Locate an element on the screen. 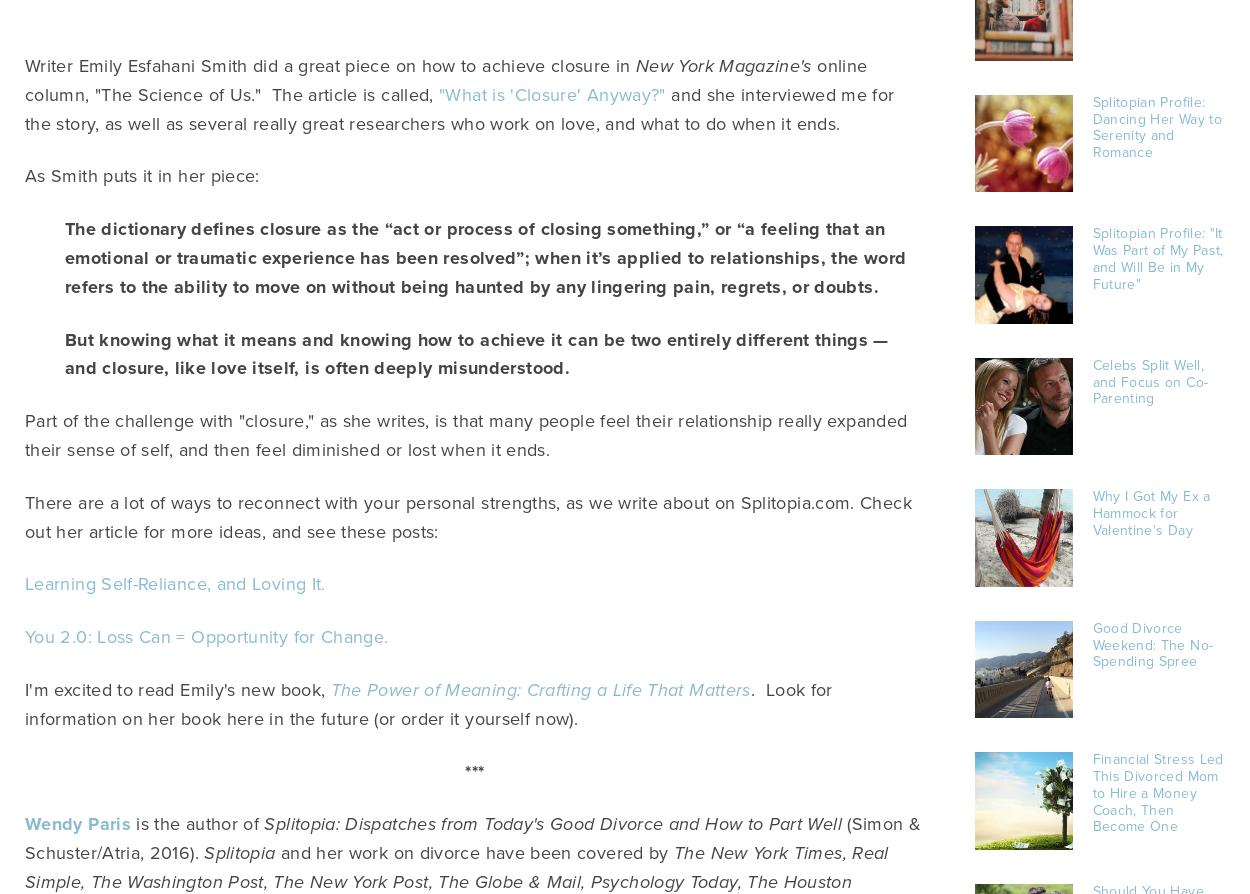 The image size is (1250, 894). 'Splitopian Profile: Dancing Her Way to Serenity and Romance' is located at coordinates (1156, 127).